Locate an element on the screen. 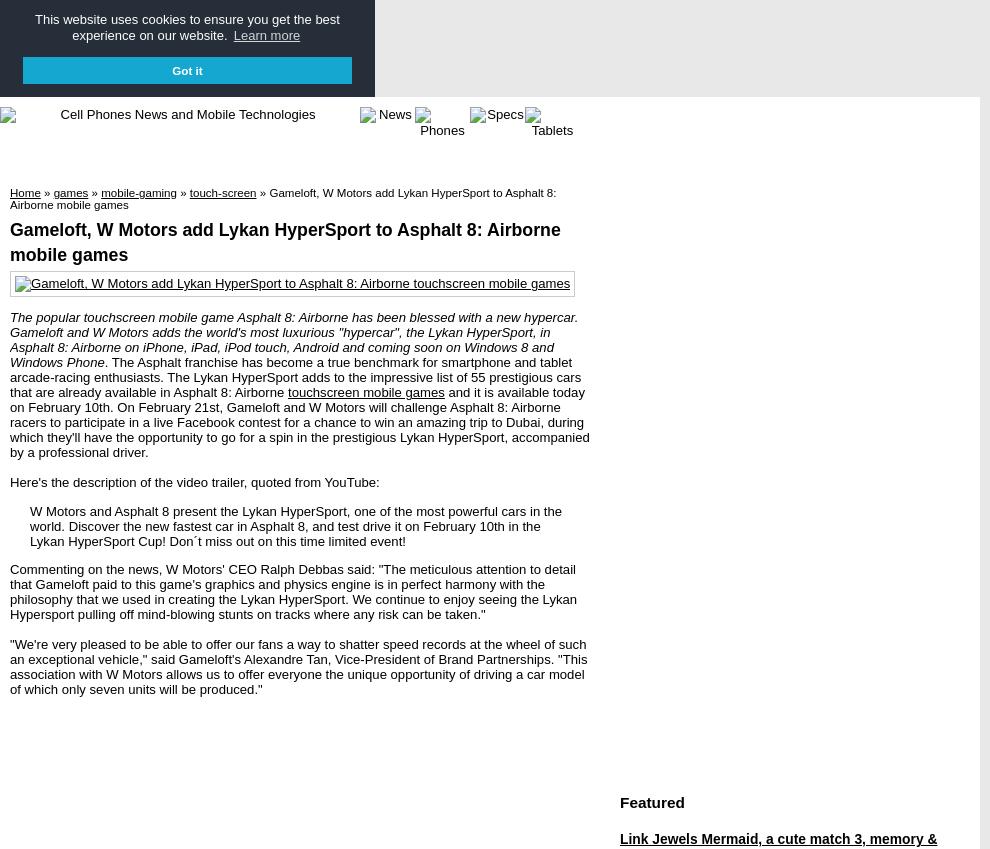 The width and height of the screenshot is (990, 849). 'touch-screen' is located at coordinates (221, 191).